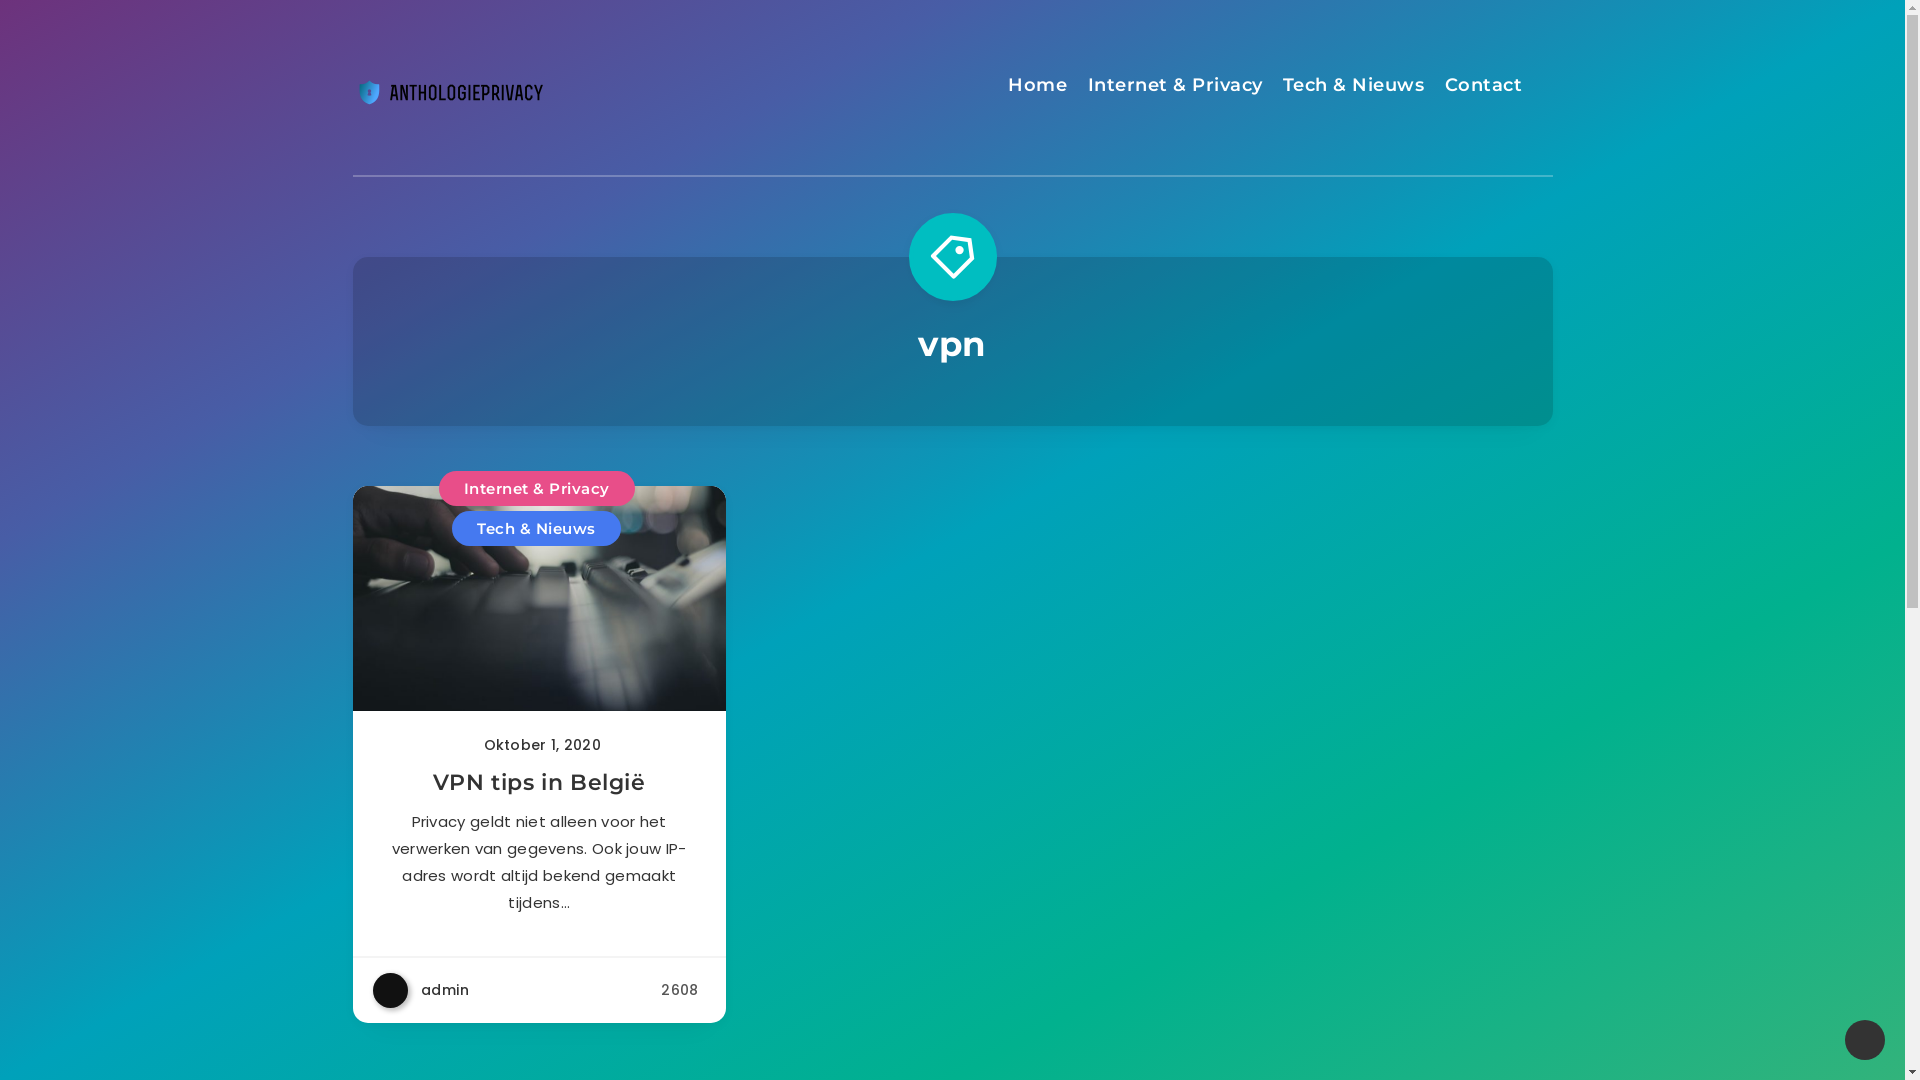  Describe the element at coordinates (450, 527) in the screenshot. I see `'Tech & Nieuws'` at that location.